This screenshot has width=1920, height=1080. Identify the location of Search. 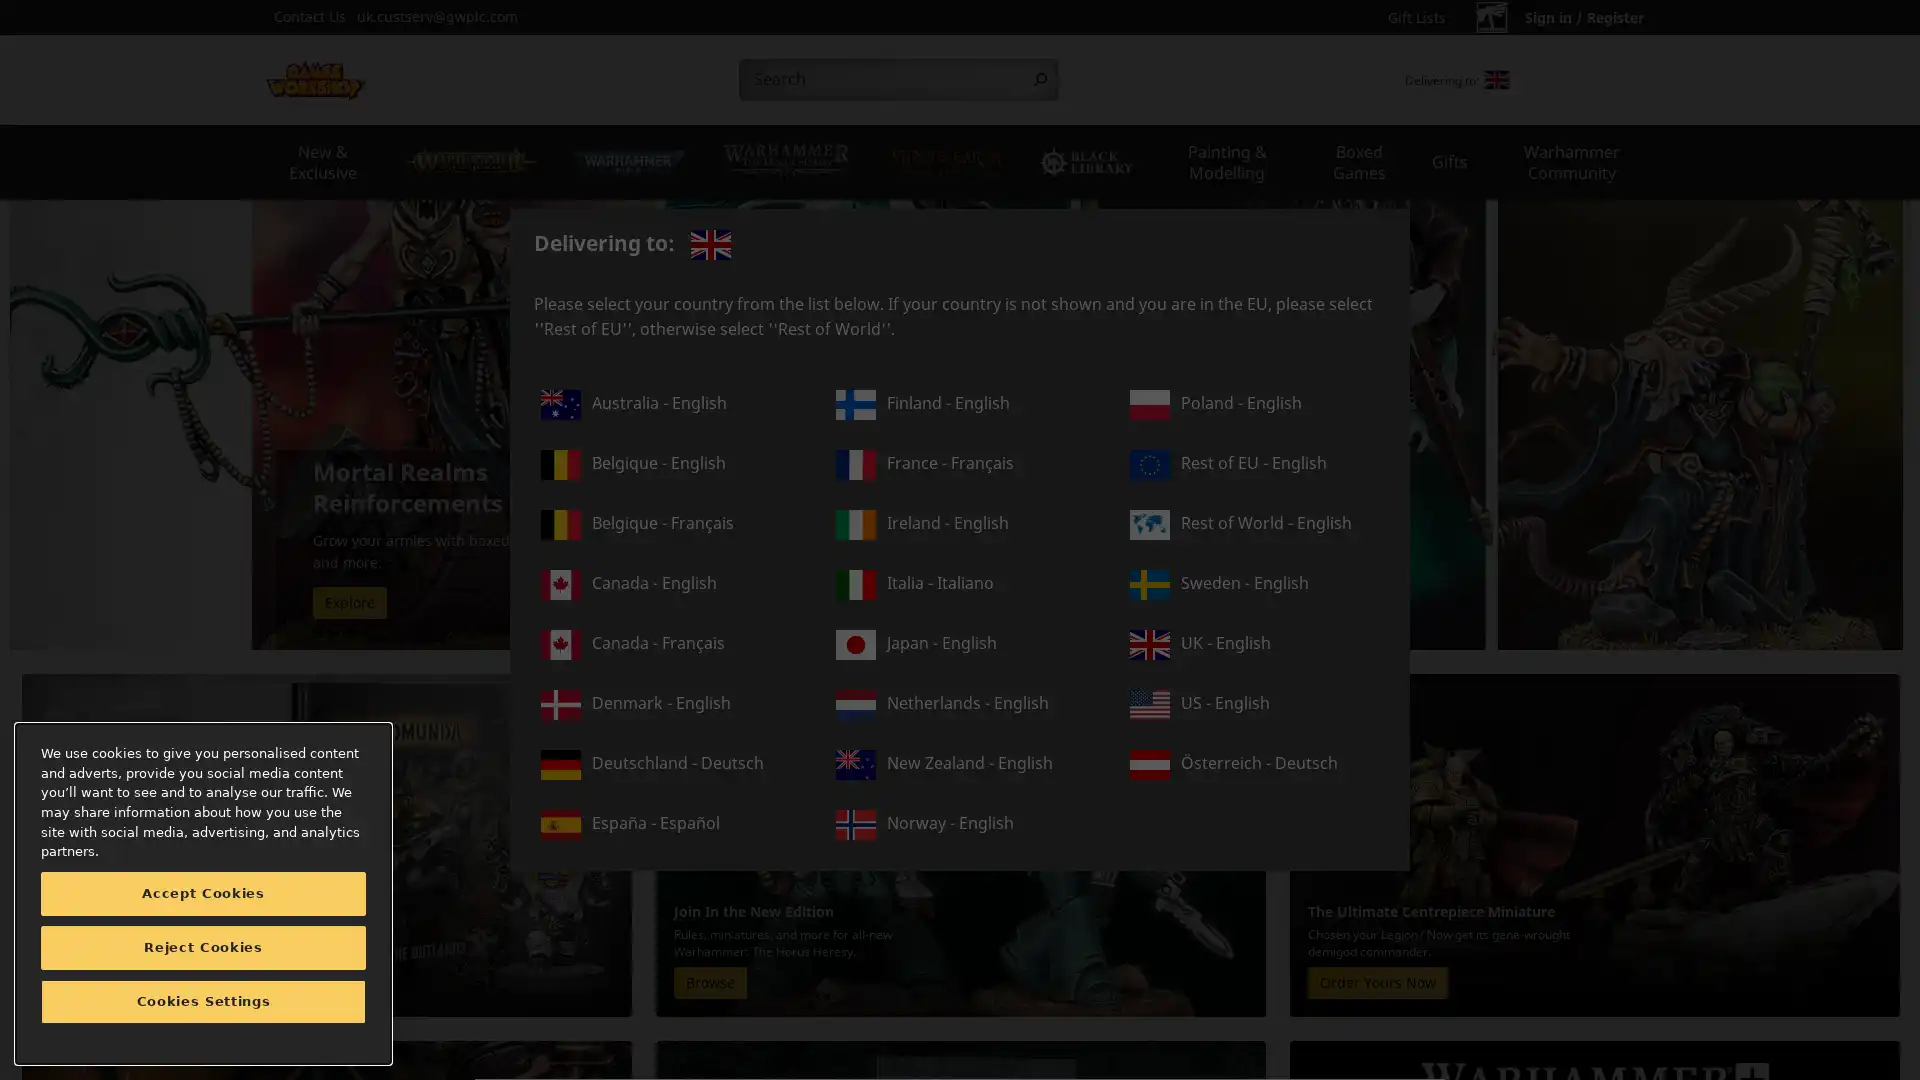
(1040, 79).